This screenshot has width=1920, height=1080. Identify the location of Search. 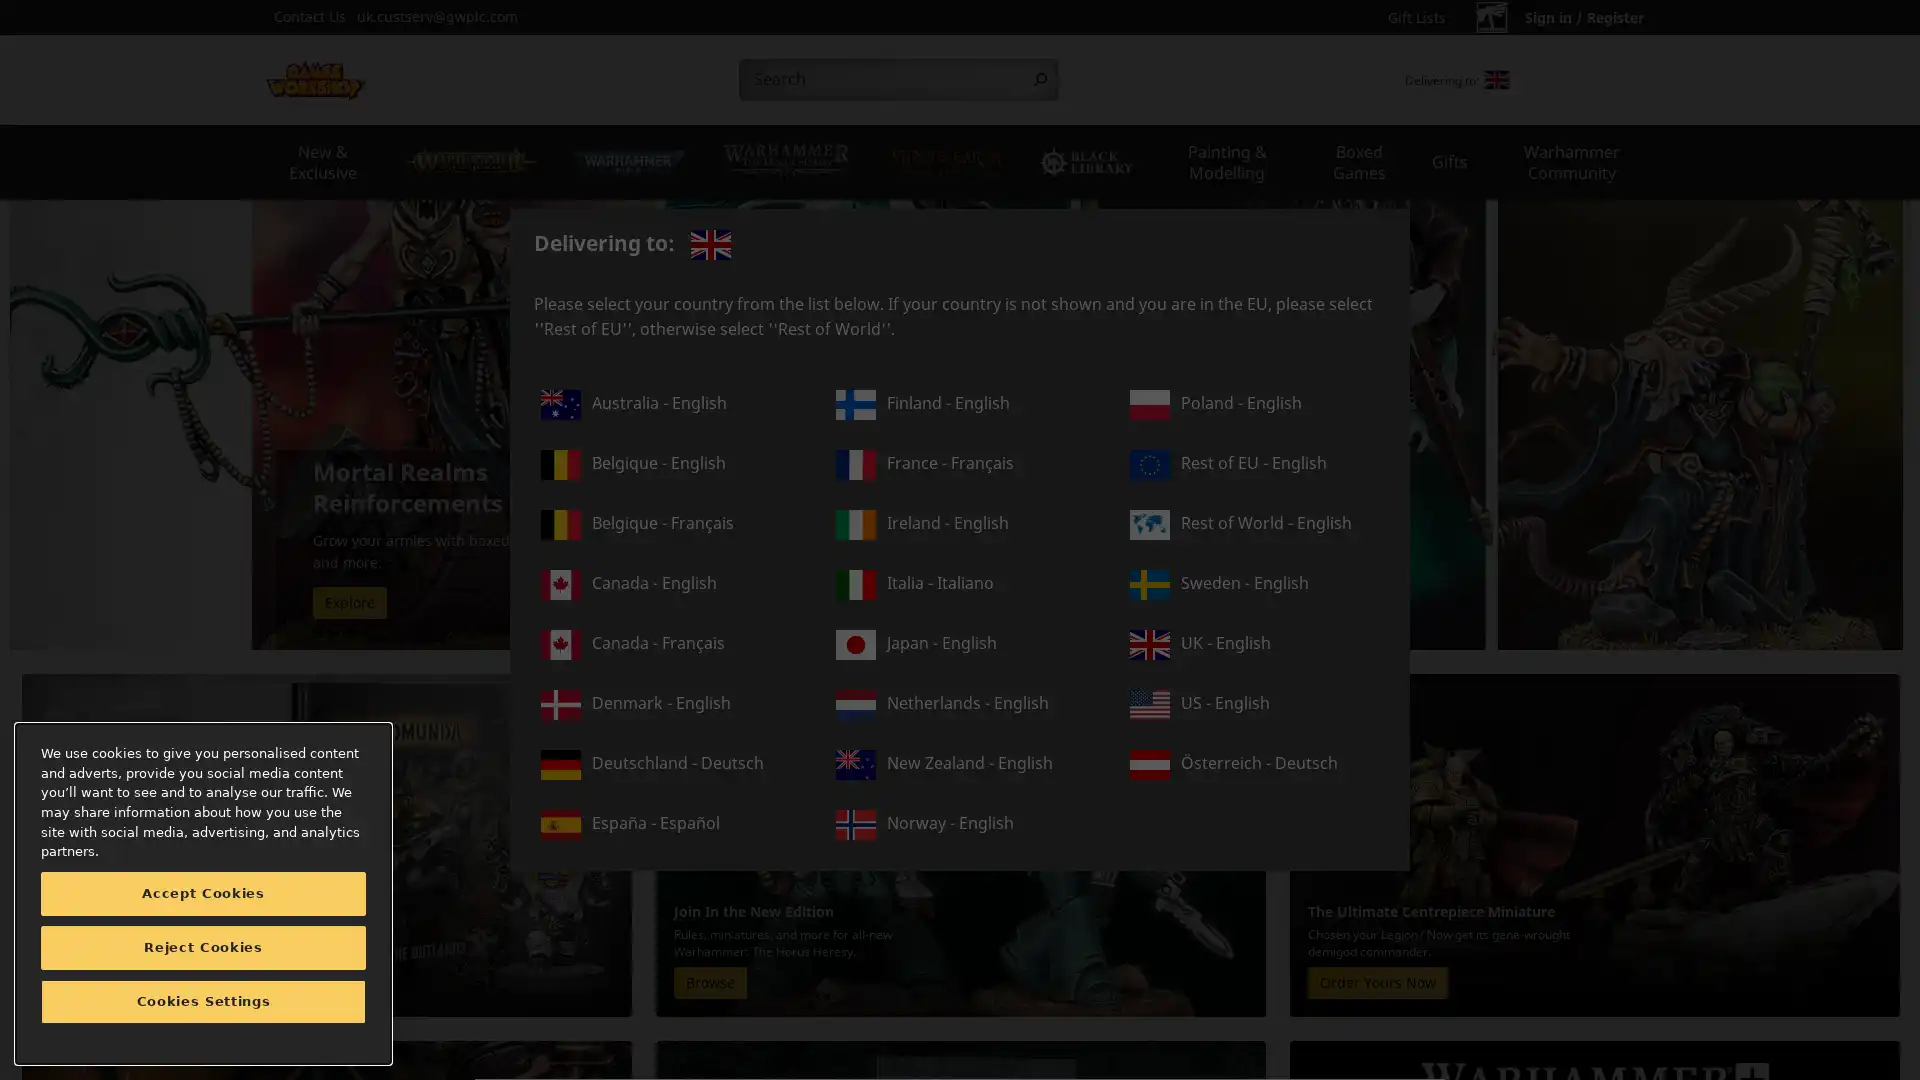
(1040, 79).